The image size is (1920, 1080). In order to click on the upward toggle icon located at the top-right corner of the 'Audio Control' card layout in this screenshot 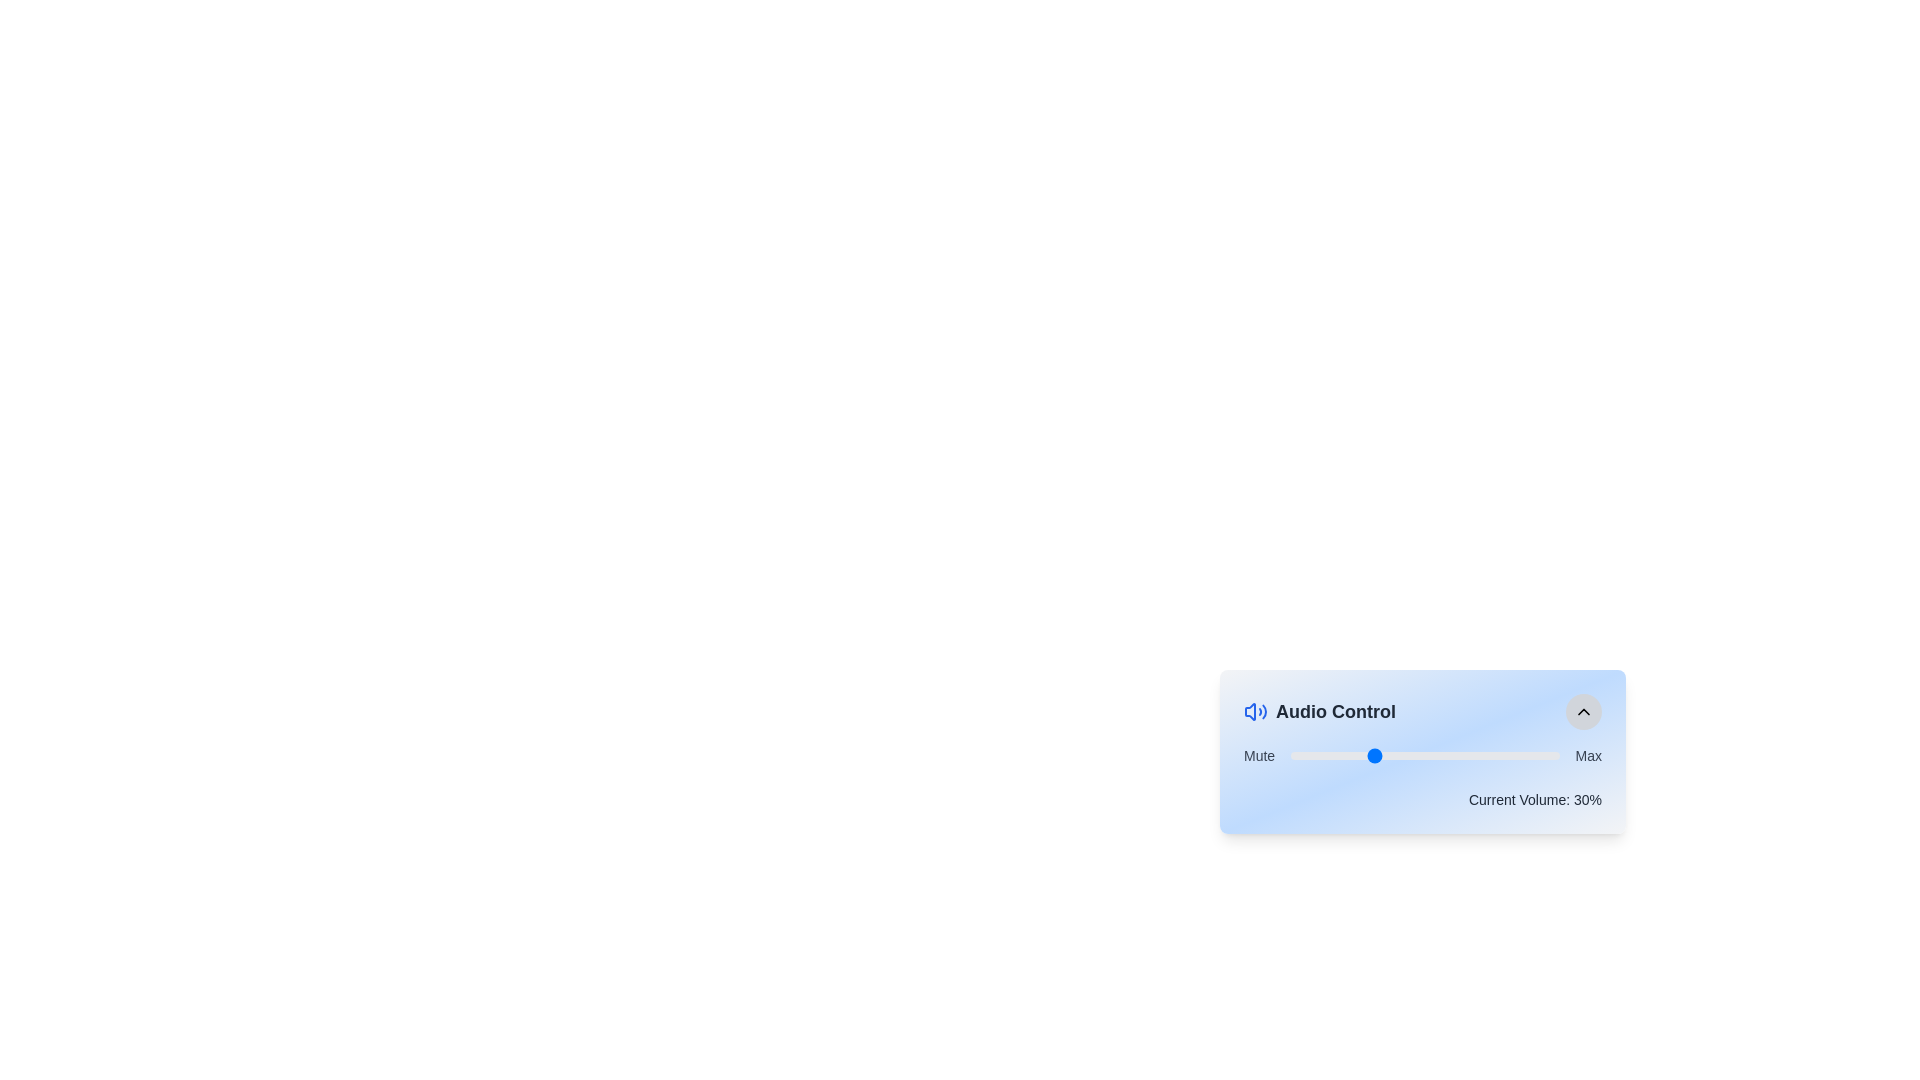, I will do `click(1583, 711)`.